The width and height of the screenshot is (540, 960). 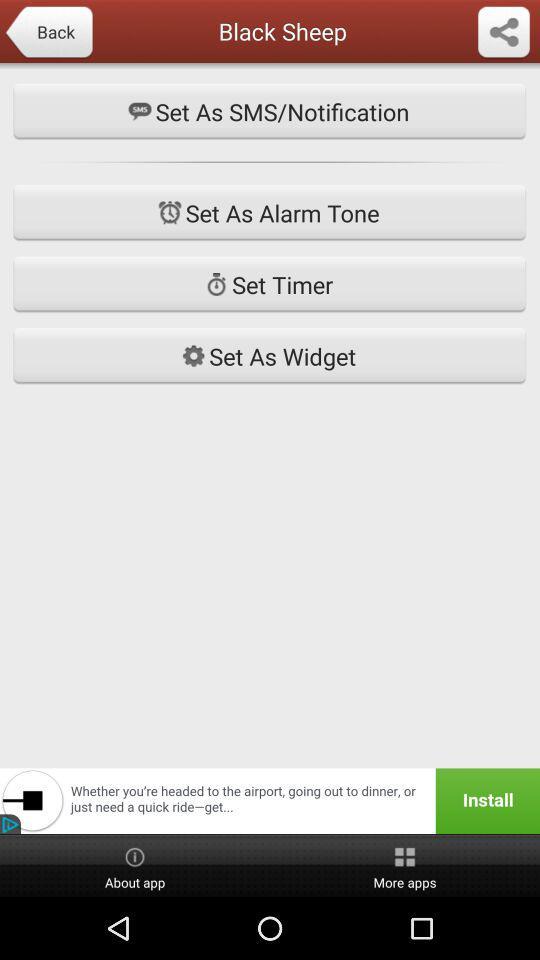 What do you see at coordinates (48, 32) in the screenshot?
I see `app to the left of black sheep icon` at bounding box center [48, 32].